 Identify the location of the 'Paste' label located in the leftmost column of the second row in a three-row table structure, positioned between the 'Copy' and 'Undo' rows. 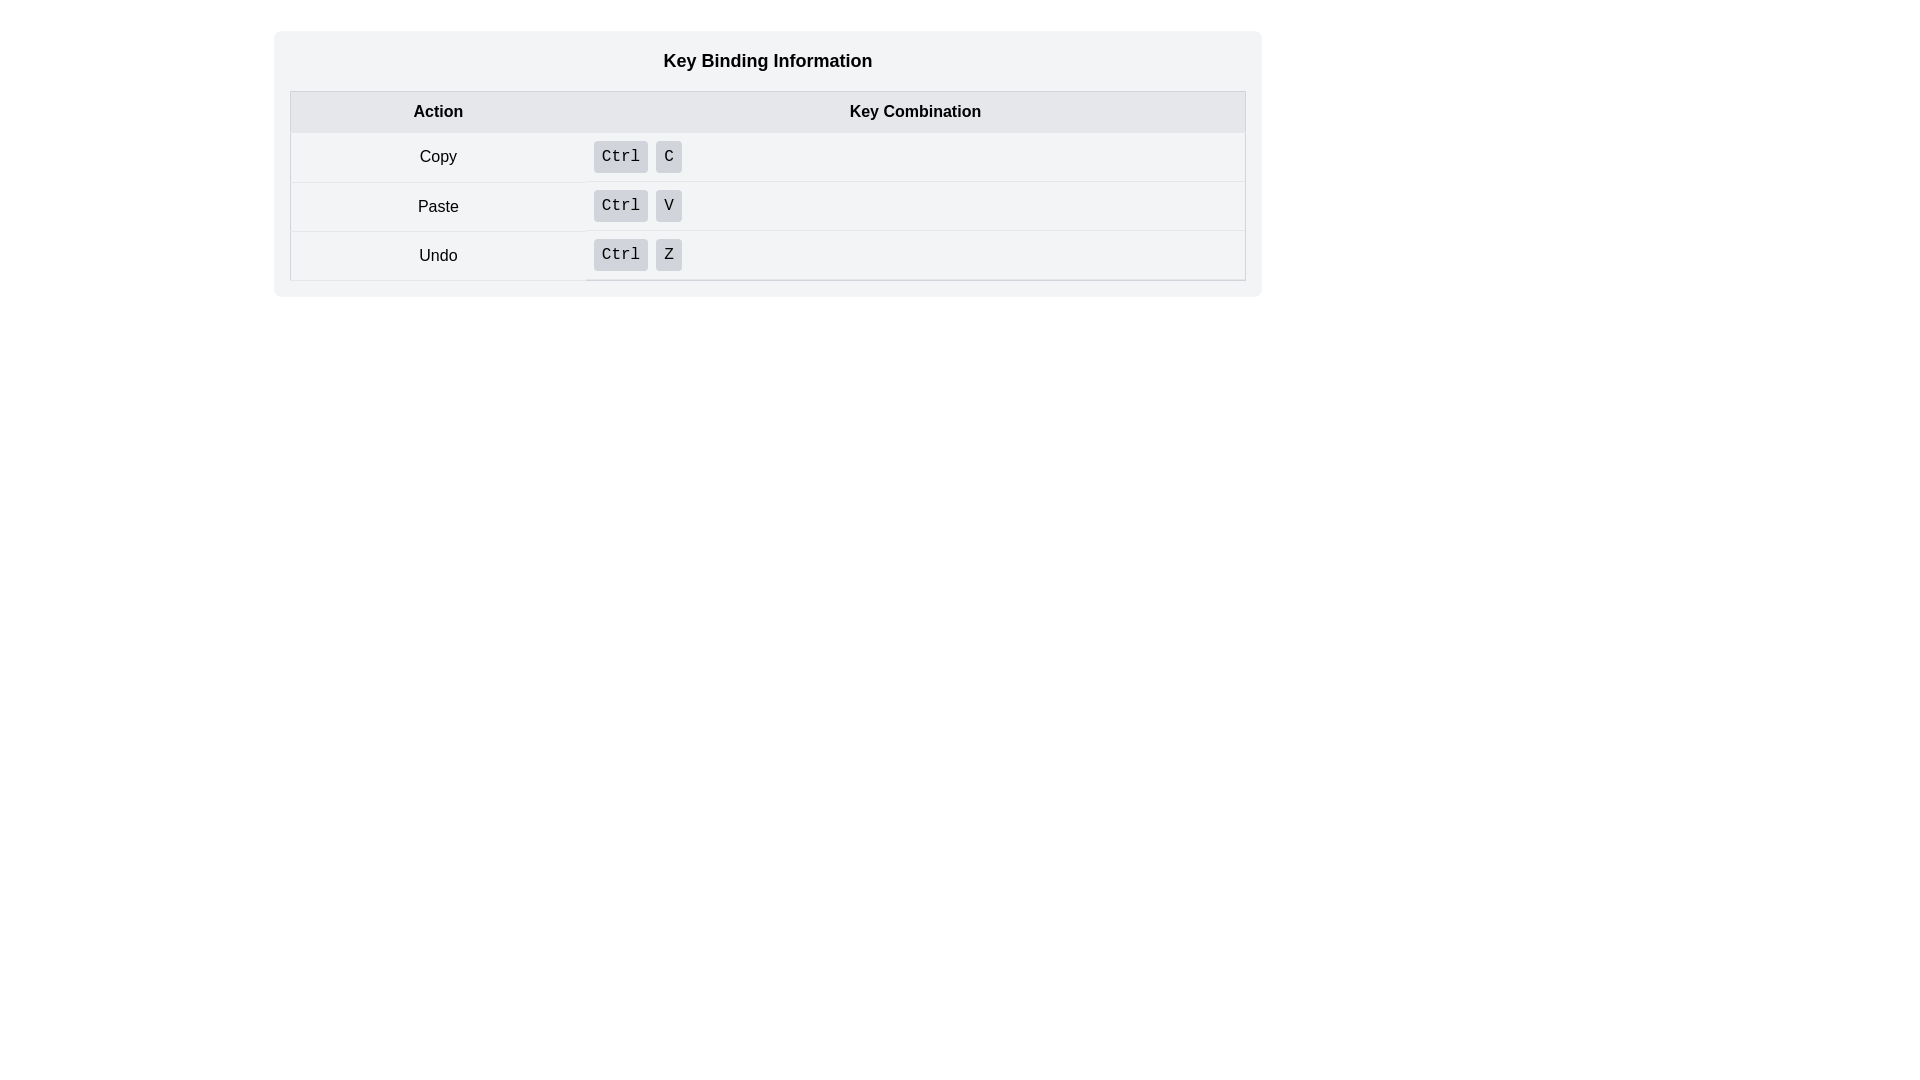
(437, 206).